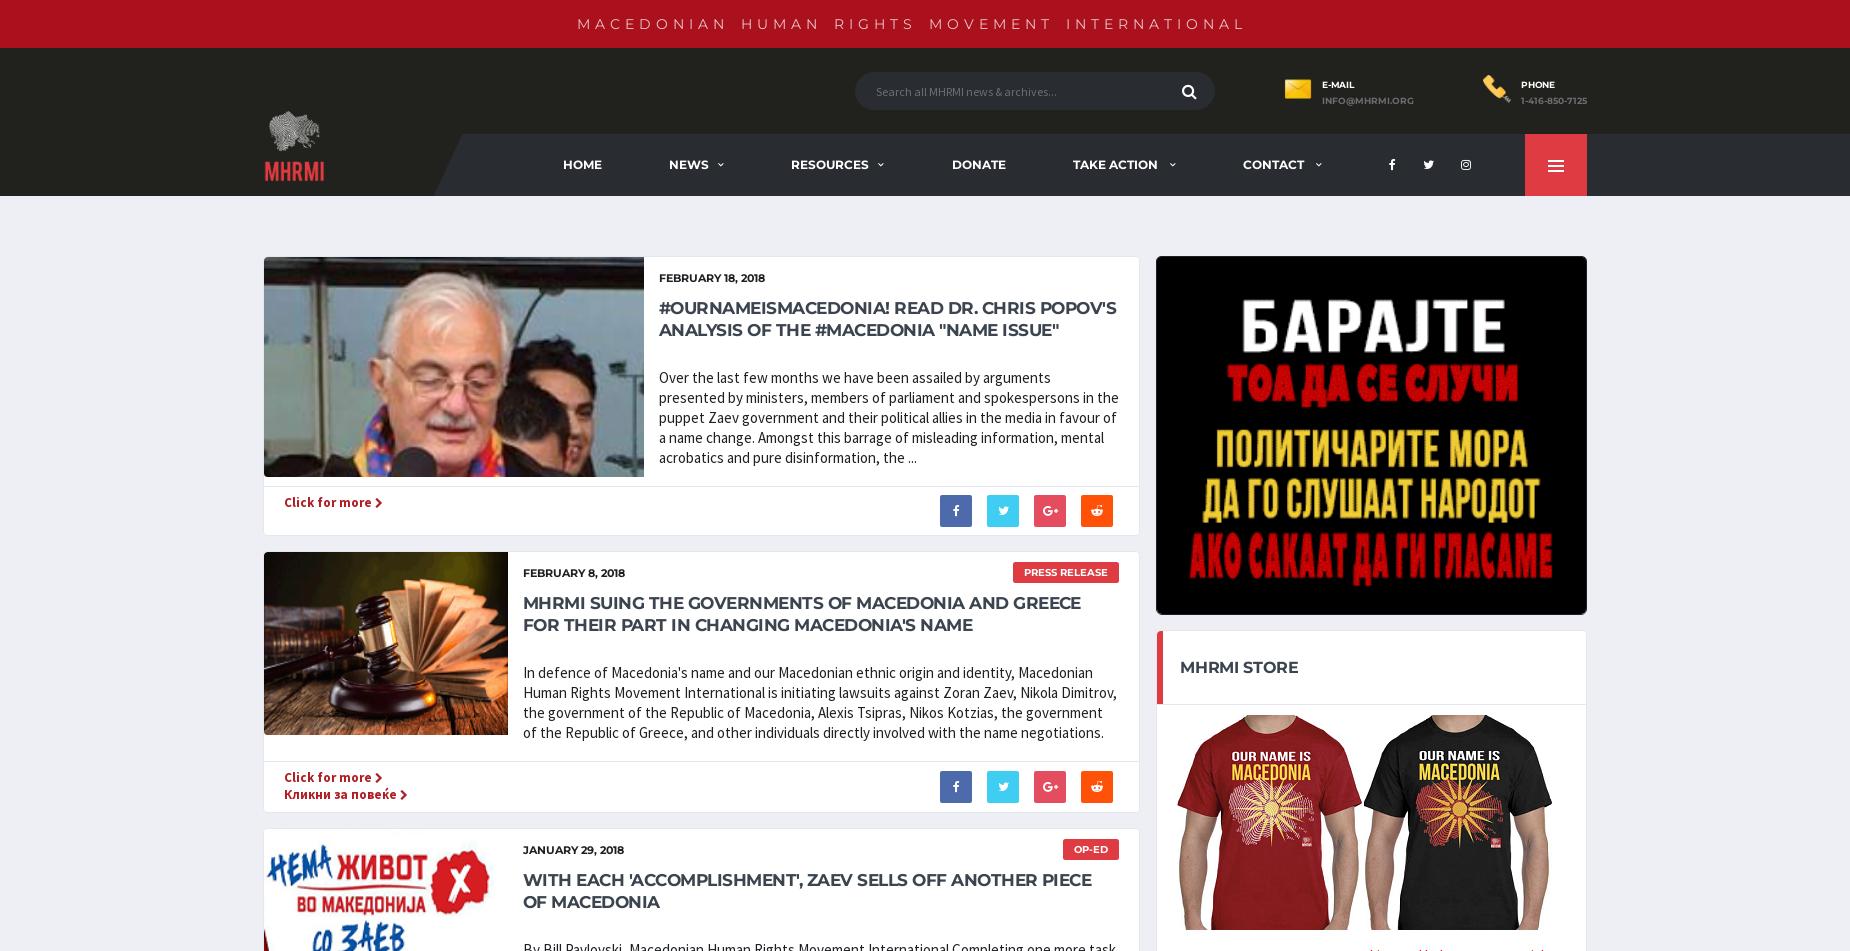 This screenshot has width=1850, height=951. What do you see at coordinates (1064, 571) in the screenshot?
I see `'Press Release'` at bounding box center [1064, 571].